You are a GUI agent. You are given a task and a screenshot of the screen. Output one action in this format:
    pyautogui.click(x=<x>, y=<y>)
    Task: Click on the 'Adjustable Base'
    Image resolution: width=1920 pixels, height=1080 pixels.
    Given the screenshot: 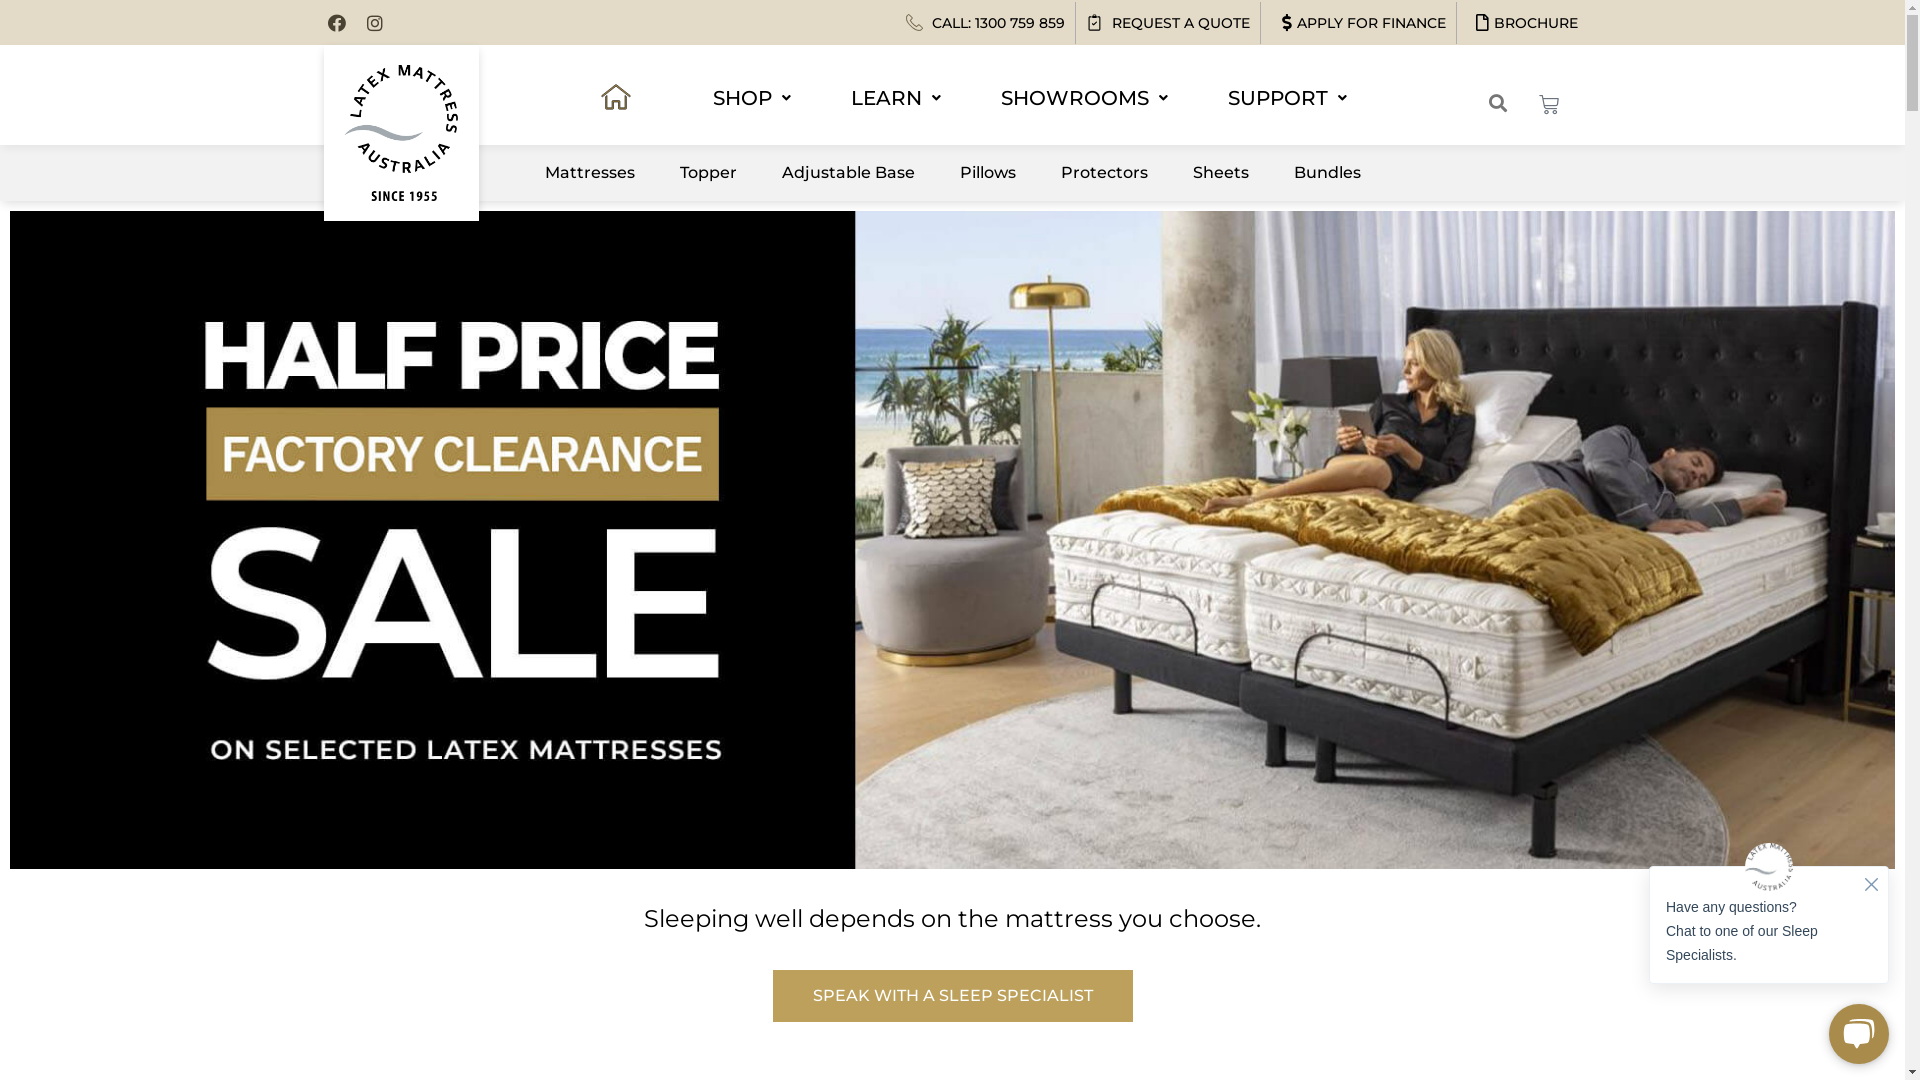 What is the action you would take?
    pyautogui.click(x=847, y=172)
    